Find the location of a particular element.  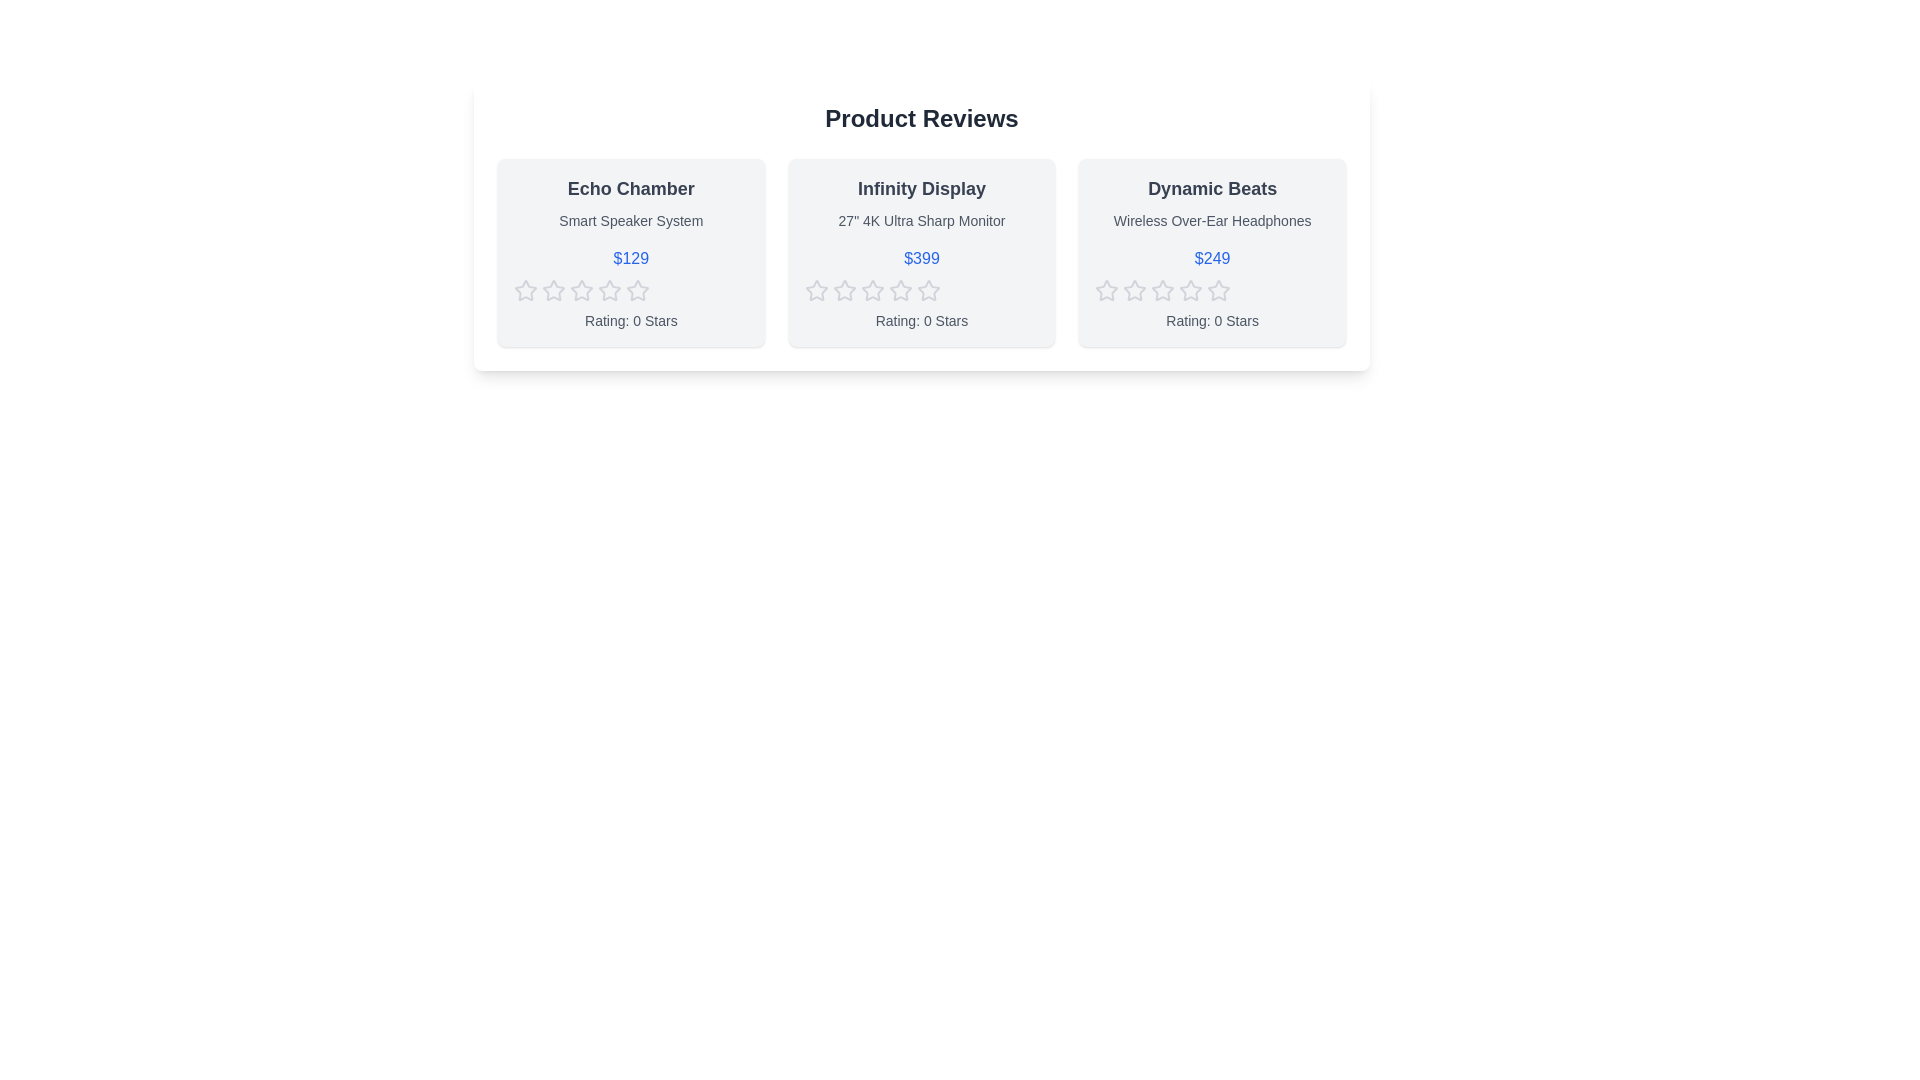

price displayed in the middle card of the product reviews section, which is located beneath the 'Infinity Display' title and above the star rating row is located at coordinates (920, 257).